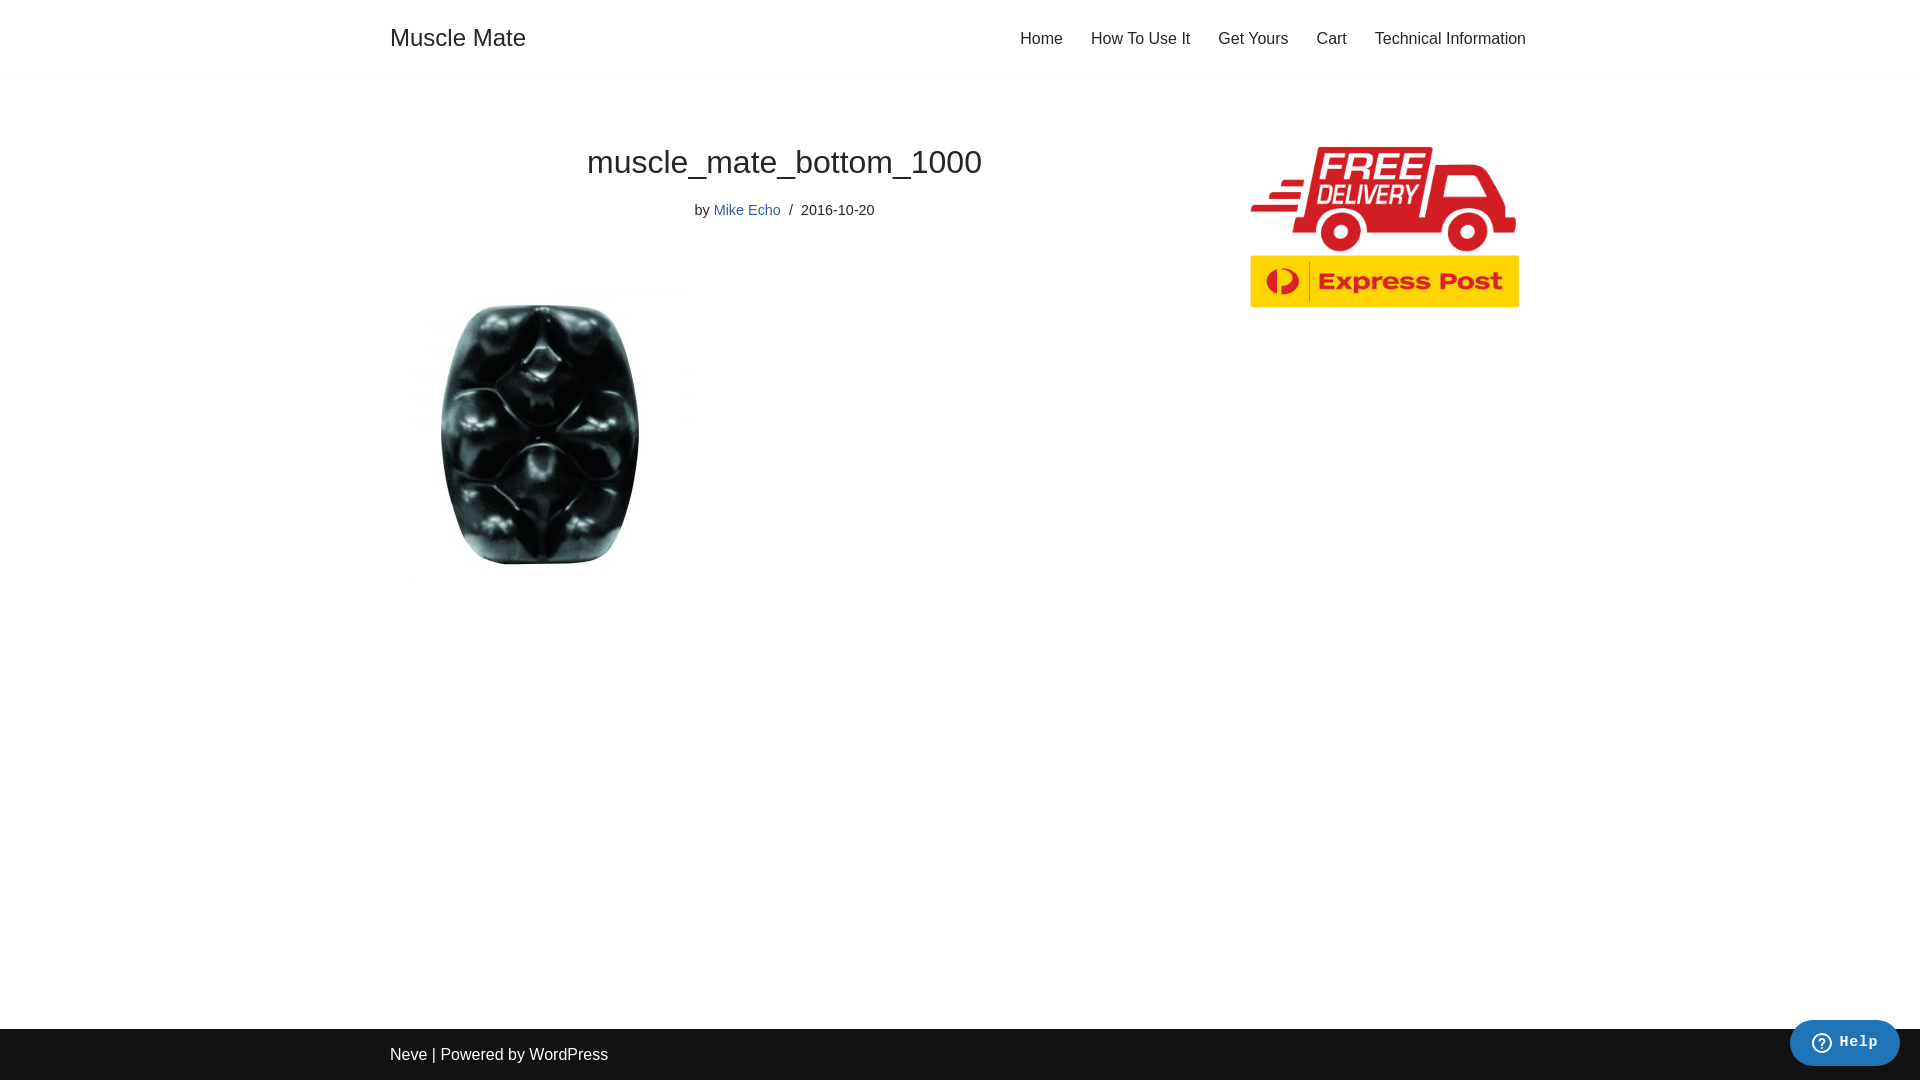 This screenshot has height=1080, width=1920. What do you see at coordinates (1450, 38) in the screenshot?
I see `'Technical Information'` at bounding box center [1450, 38].